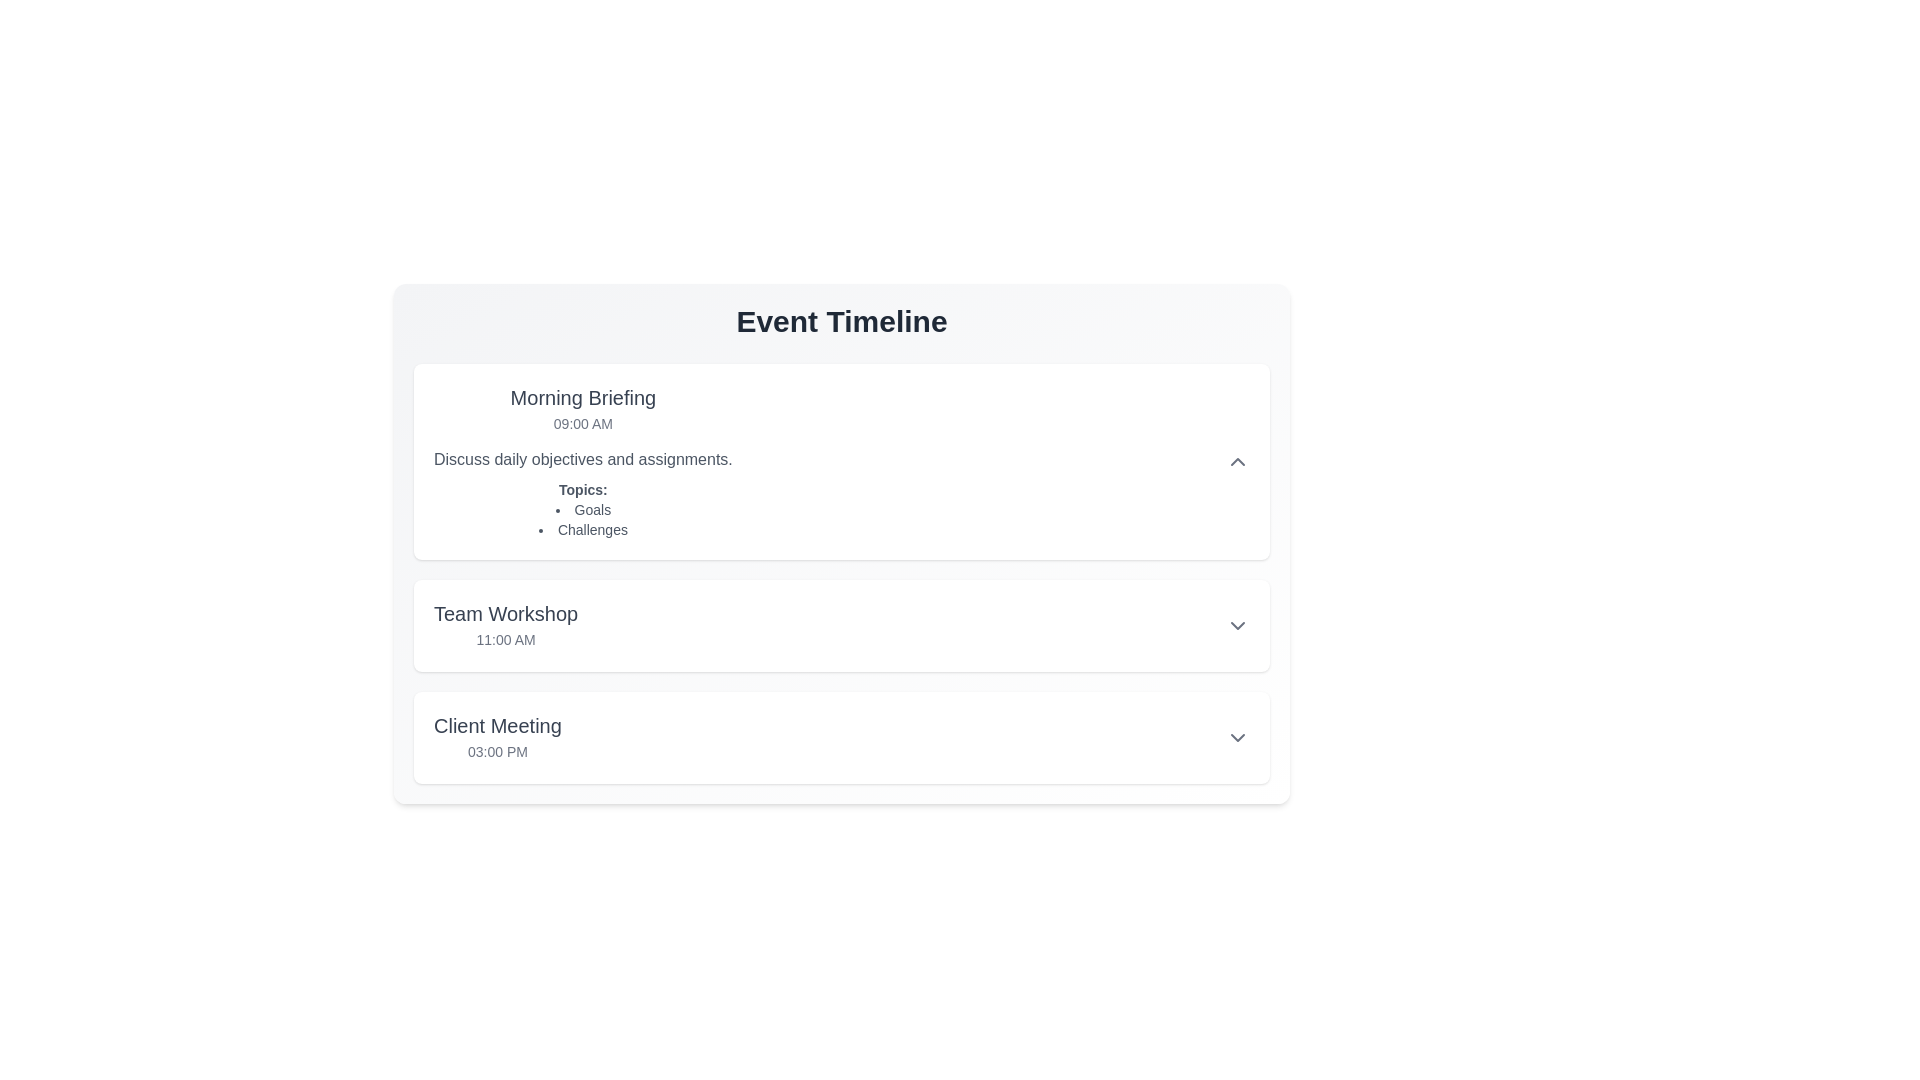  What do you see at coordinates (506, 612) in the screenshot?
I see `the text label element displaying 'Team Workshop', which is styled prominently as a section title in gray color` at bounding box center [506, 612].